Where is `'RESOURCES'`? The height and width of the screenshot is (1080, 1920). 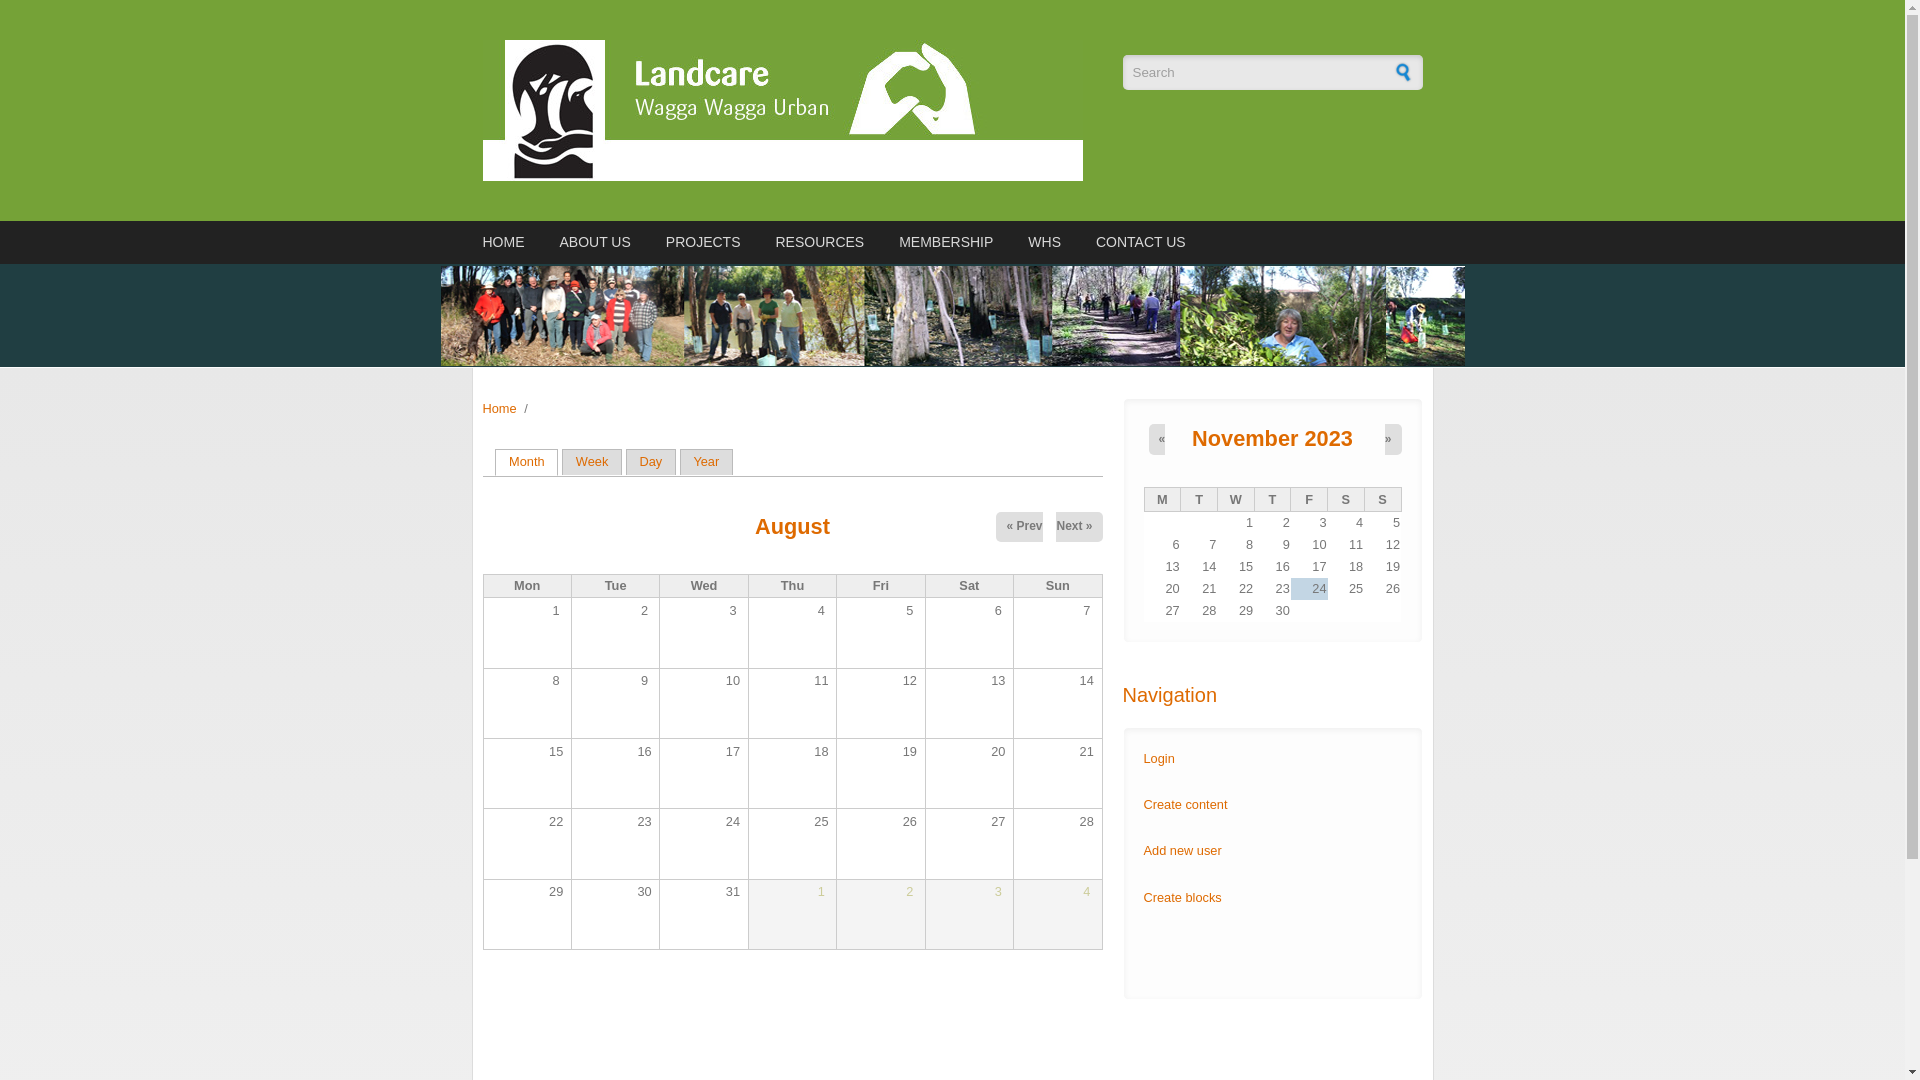
'RESOURCES' is located at coordinates (819, 241).